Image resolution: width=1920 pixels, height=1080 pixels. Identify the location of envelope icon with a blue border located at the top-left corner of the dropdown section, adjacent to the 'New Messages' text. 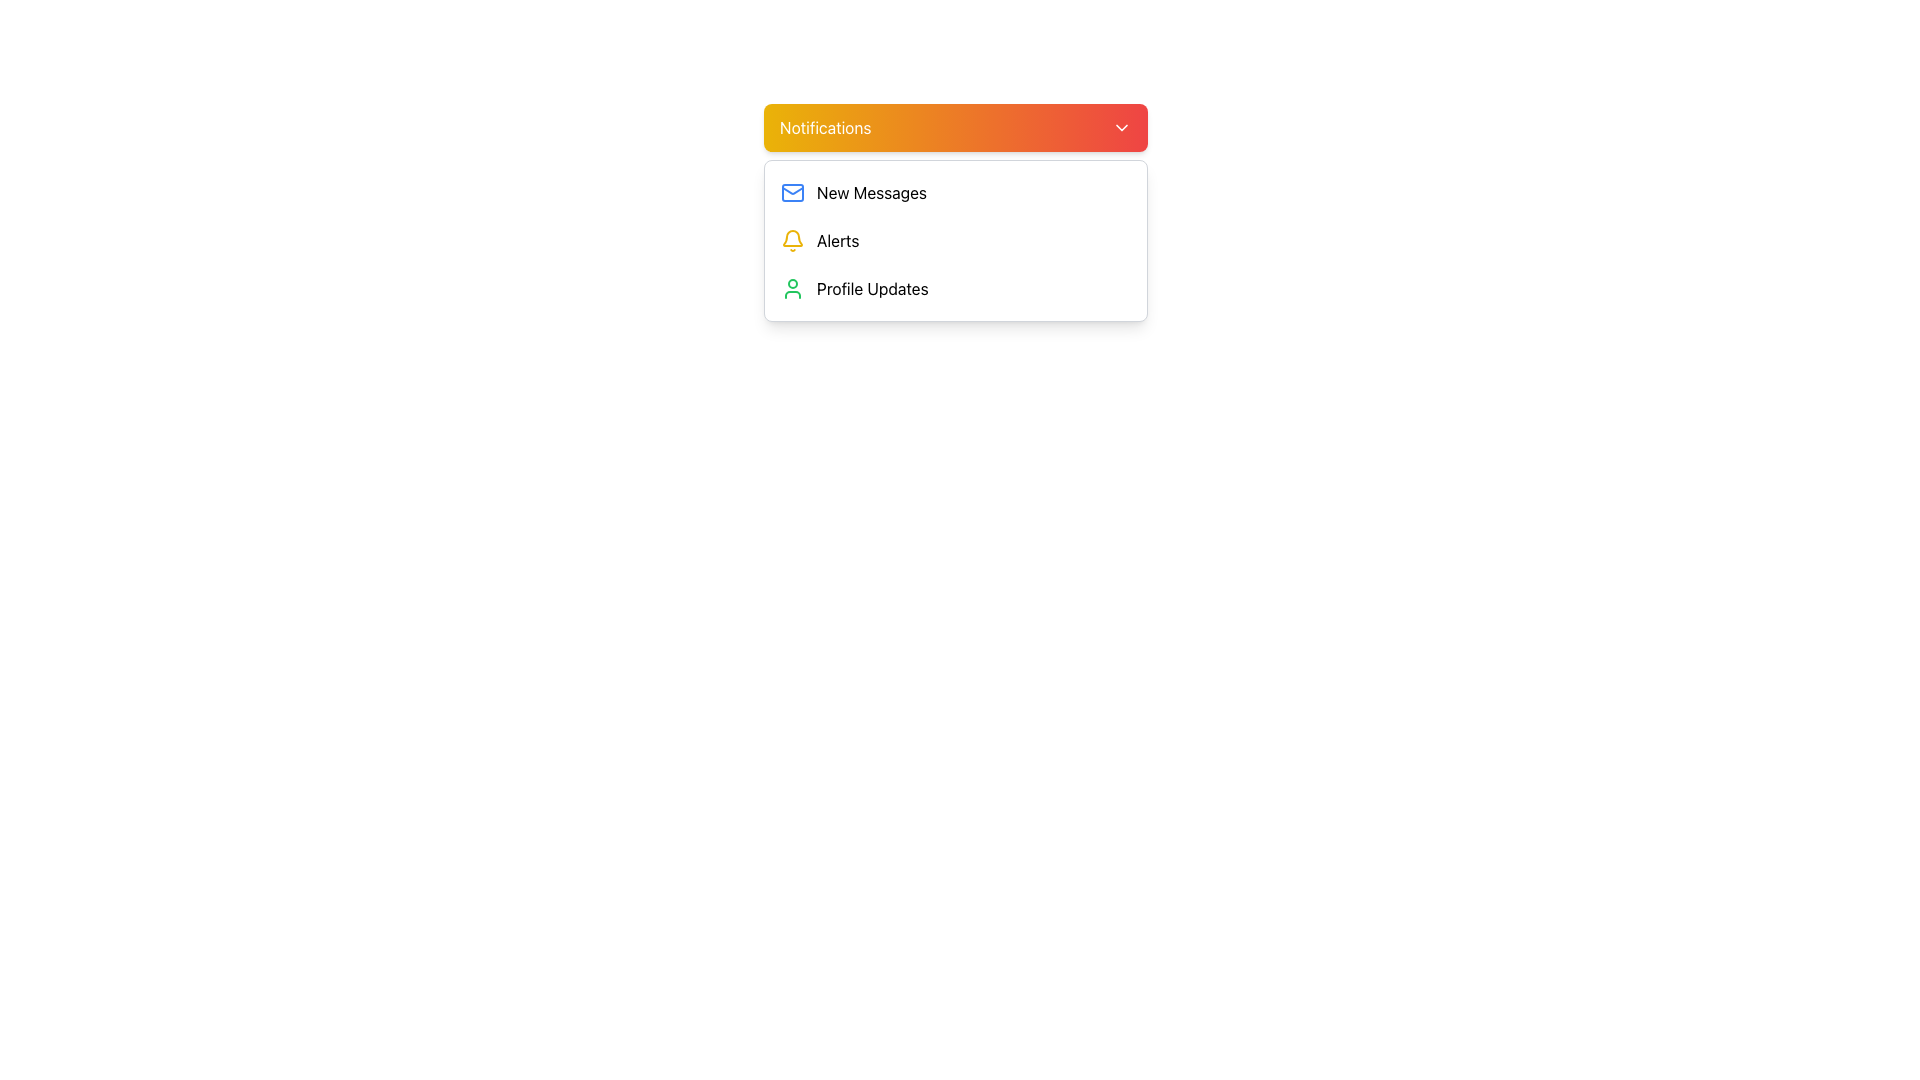
(791, 192).